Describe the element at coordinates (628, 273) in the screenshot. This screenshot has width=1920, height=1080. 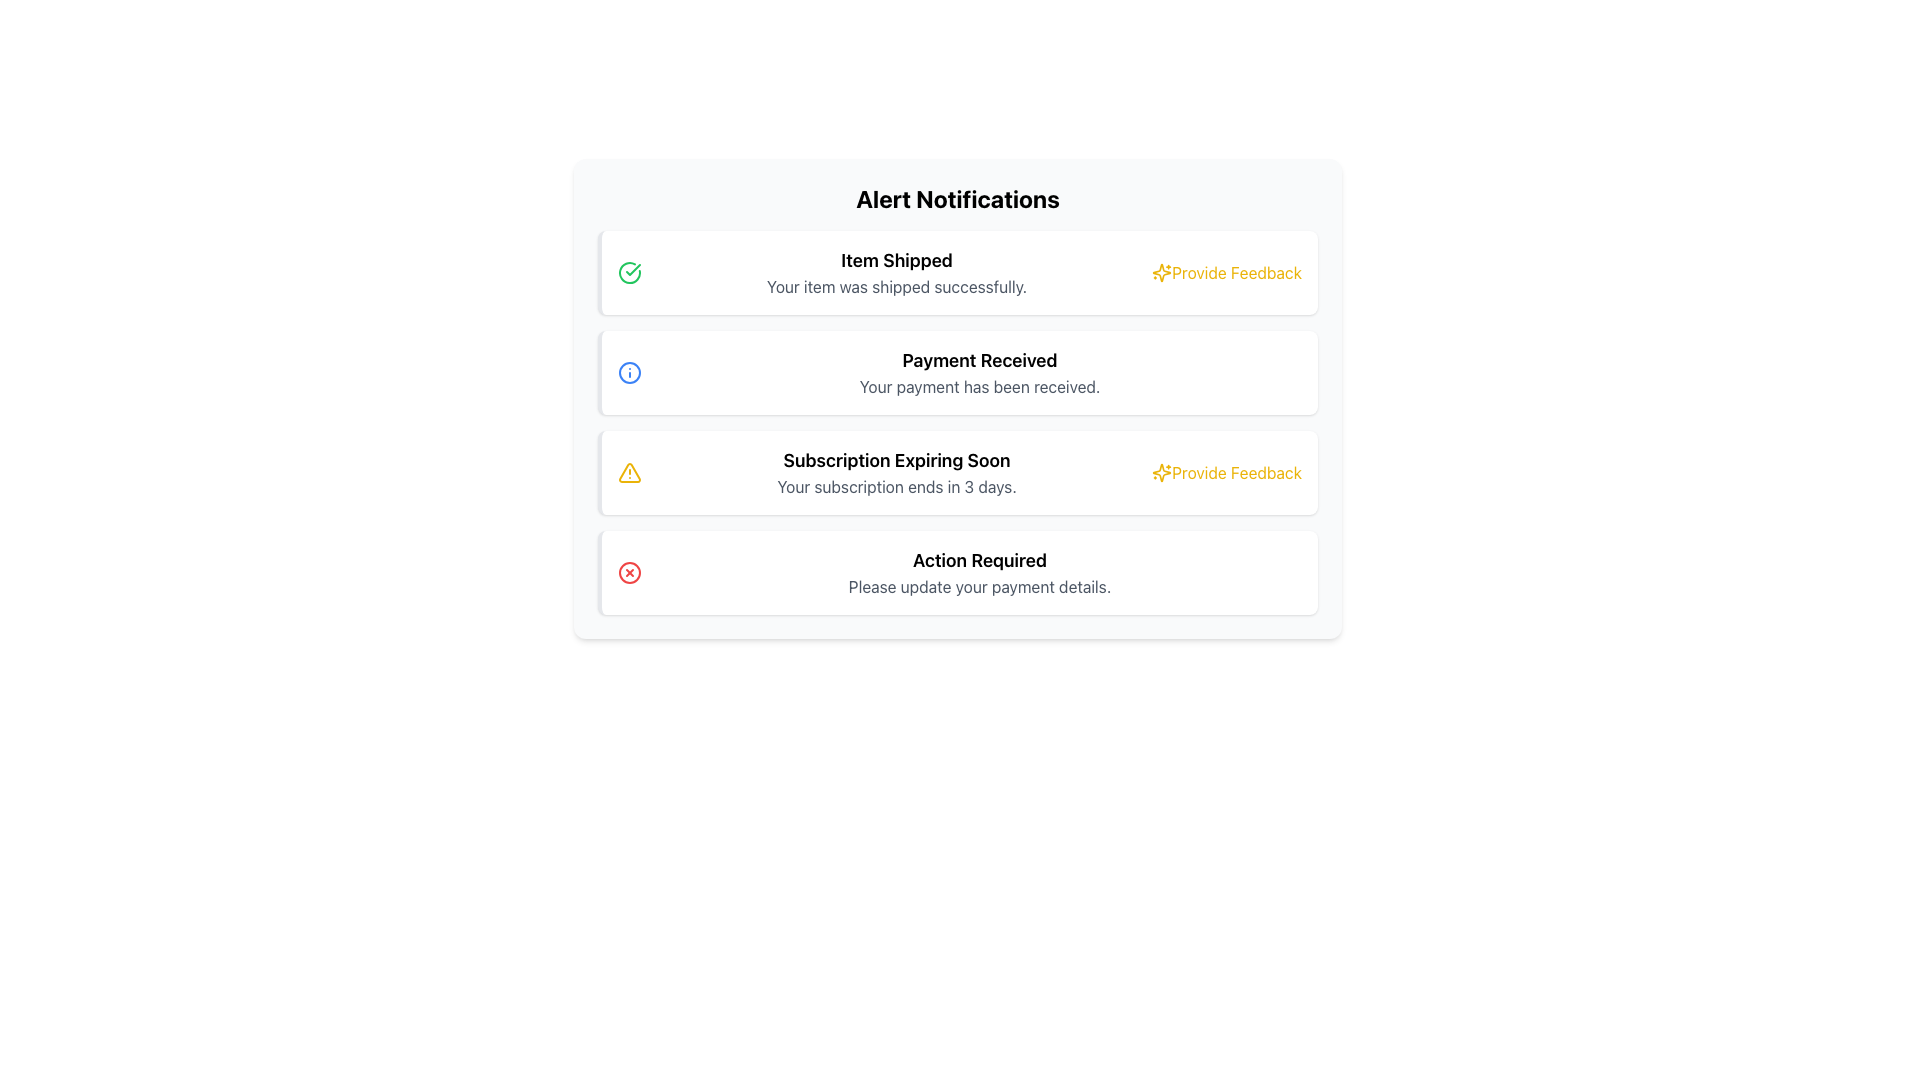
I see `the confirmation icon representing the 'Item Shipped' notification located at the upper left corner of the notification box` at that location.